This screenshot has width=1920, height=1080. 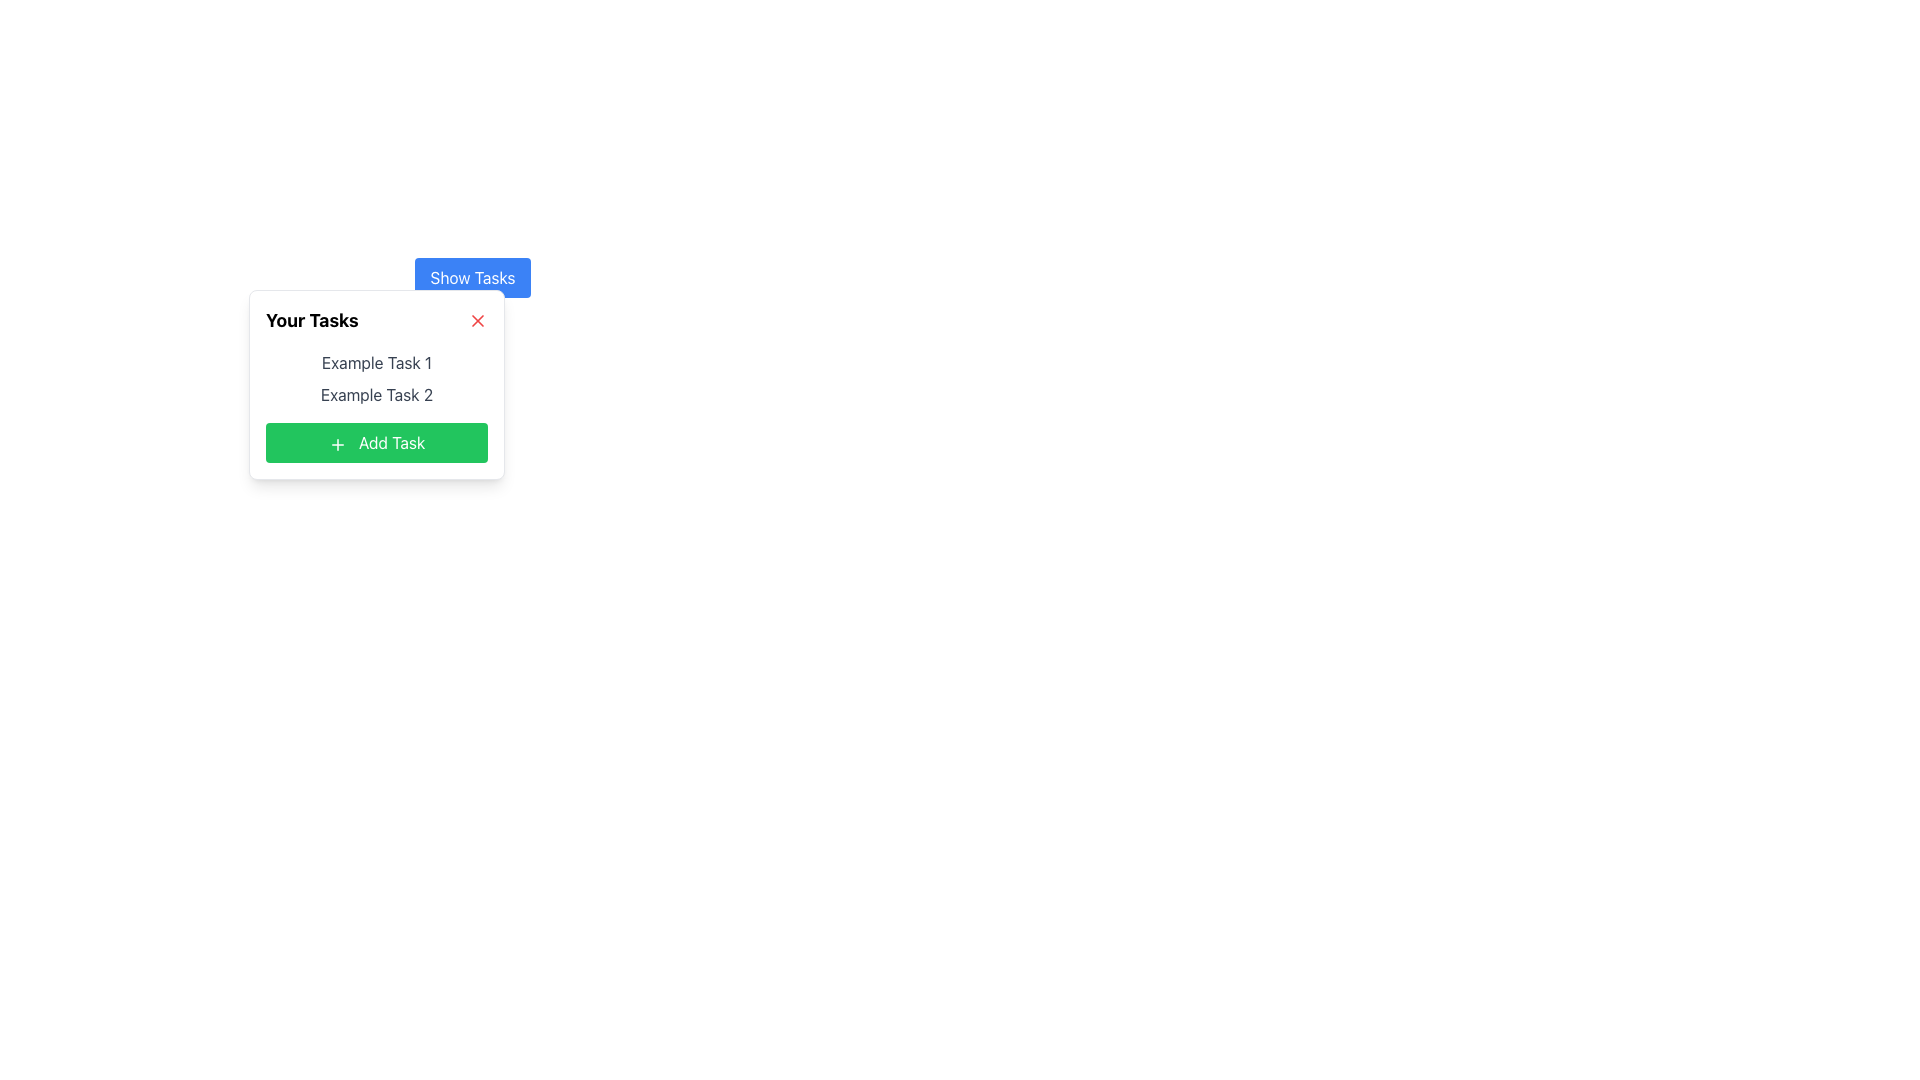 What do you see at coordinates (311, 319) in the screenshot?
I see `the text label displaying 'Your Tasks' which is located at the top left of a task management card interface` at bounding box center [311, 319].